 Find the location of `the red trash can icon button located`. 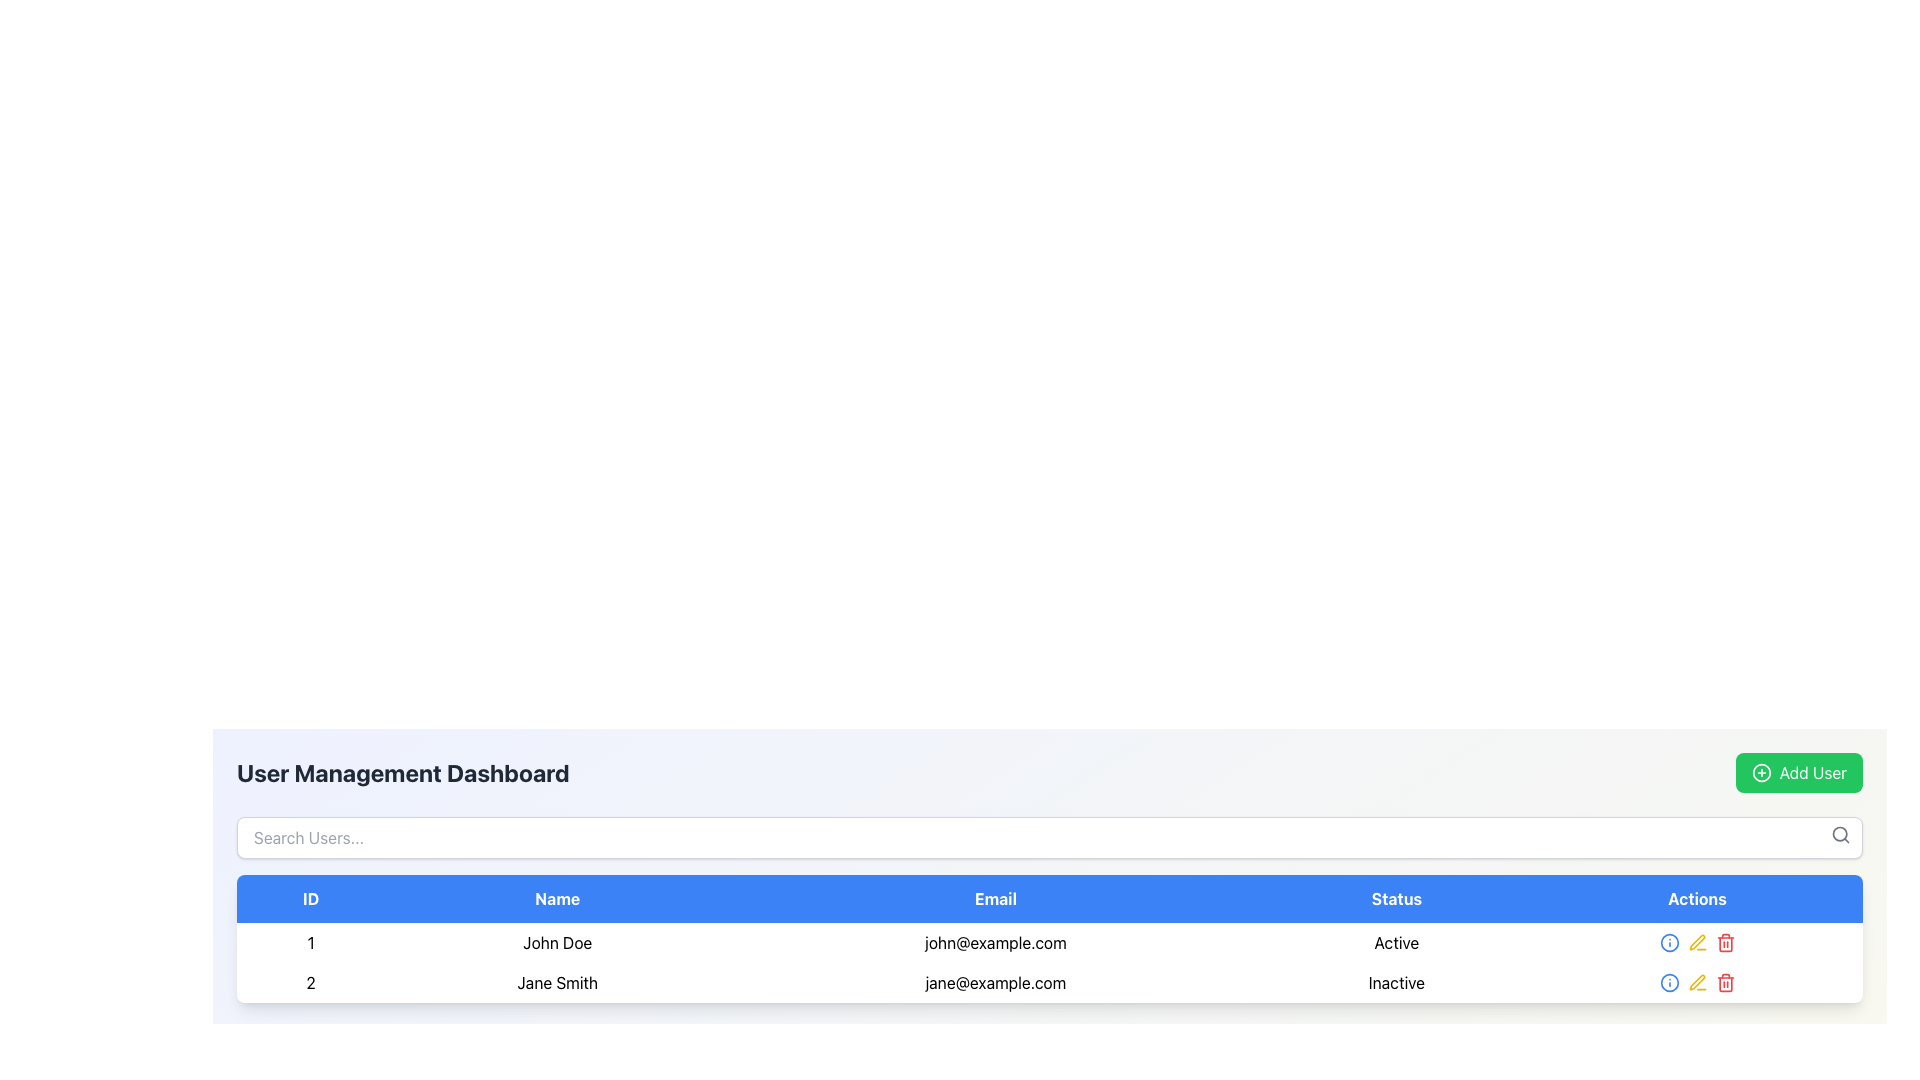

the red trash can icon button located is located at coordinates (1724, 942).